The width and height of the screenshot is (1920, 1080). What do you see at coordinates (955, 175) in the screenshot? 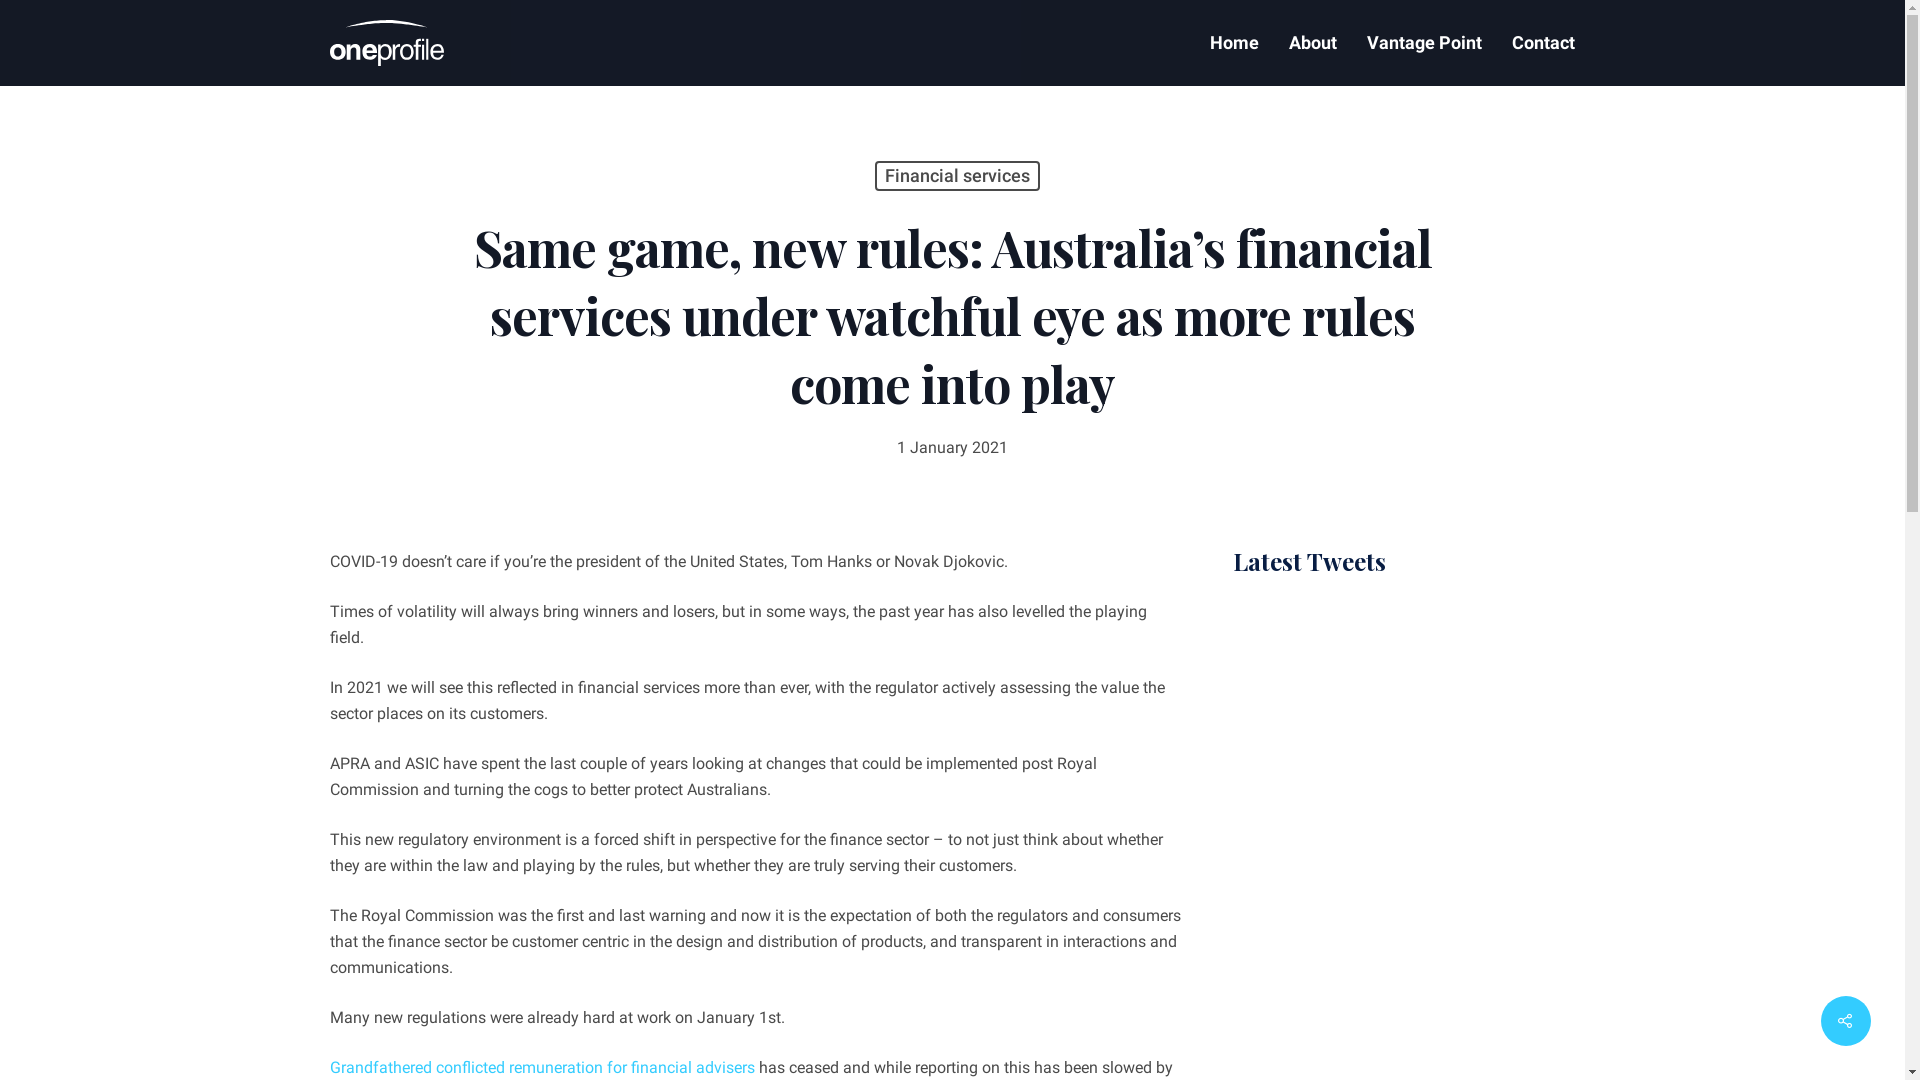
I see `'Financial services'` at bounding box center [955, 175].